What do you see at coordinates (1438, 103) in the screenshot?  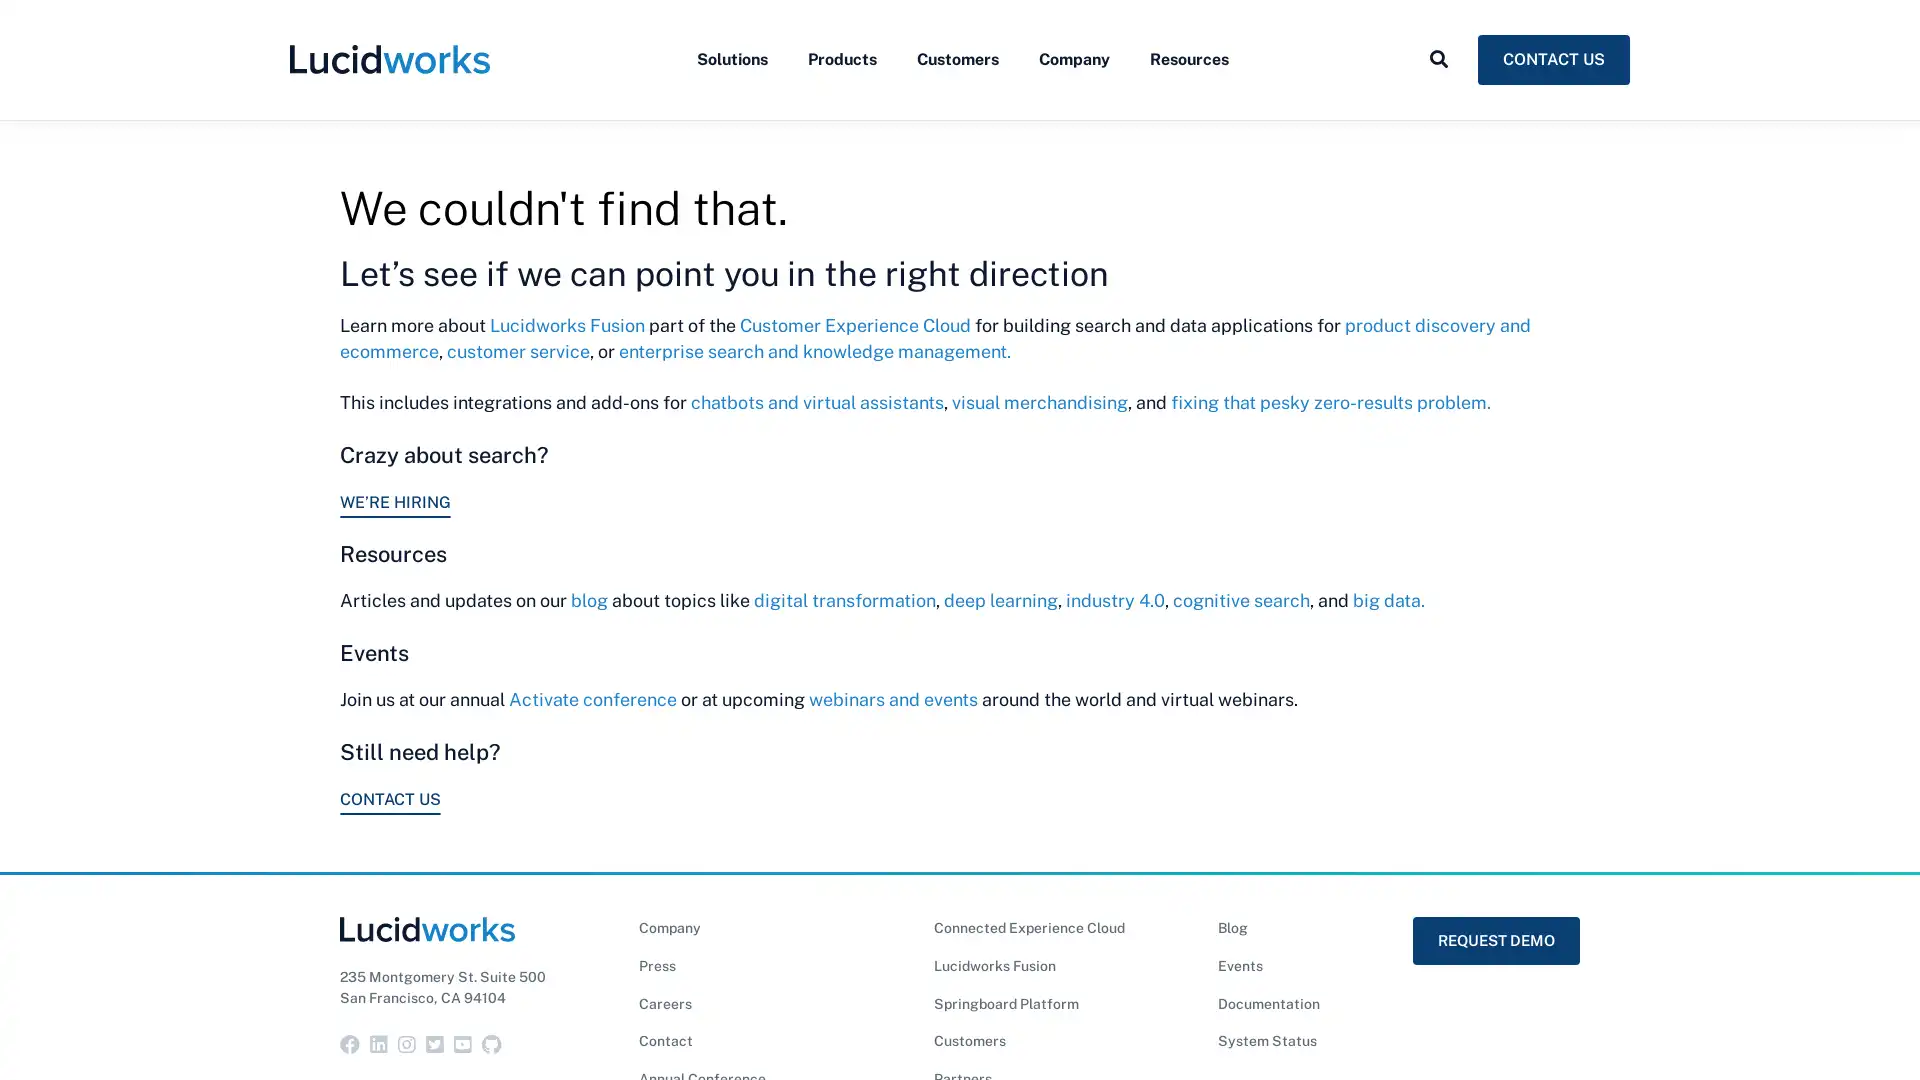 I see `TOGGLE DROPDOWN` at bounding box center [1438, 103].